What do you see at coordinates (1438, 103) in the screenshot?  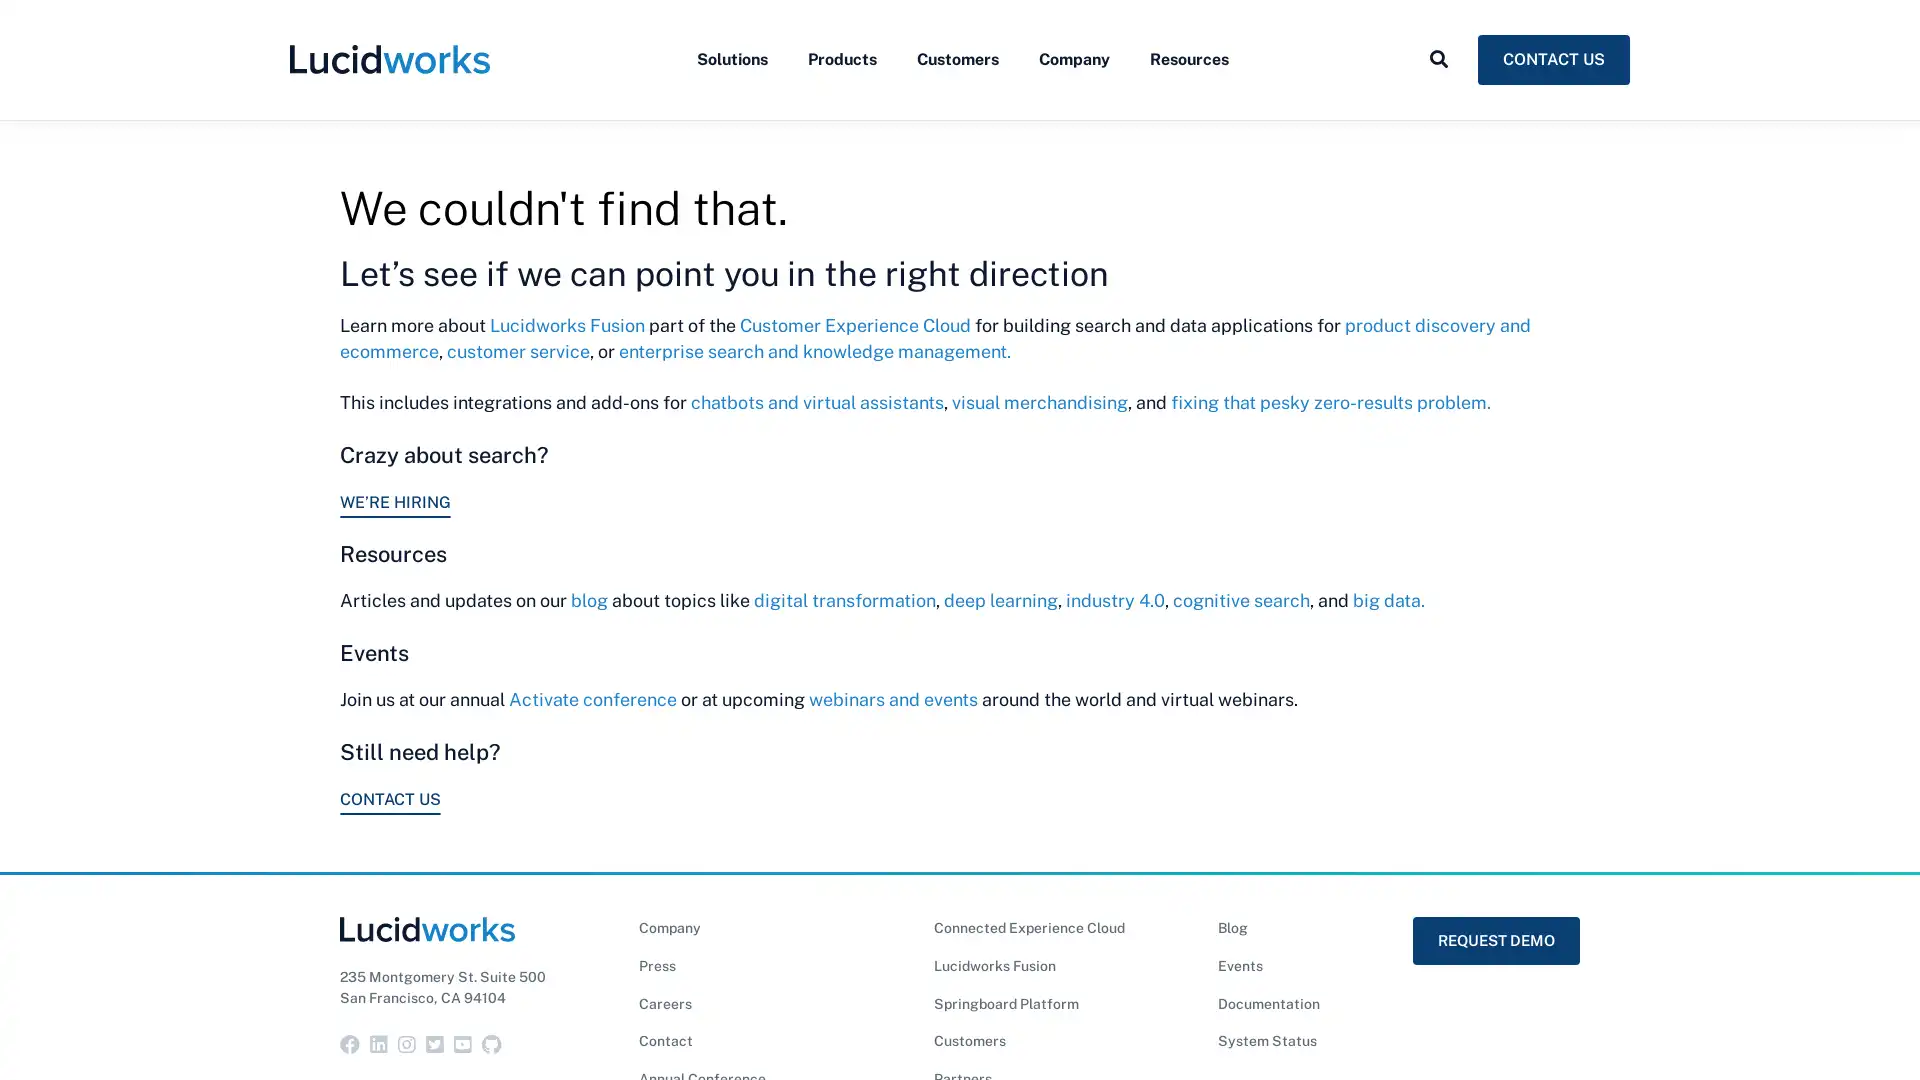 I see `TOGGLE DROPDOWN` at bounding box center [1438, 103].